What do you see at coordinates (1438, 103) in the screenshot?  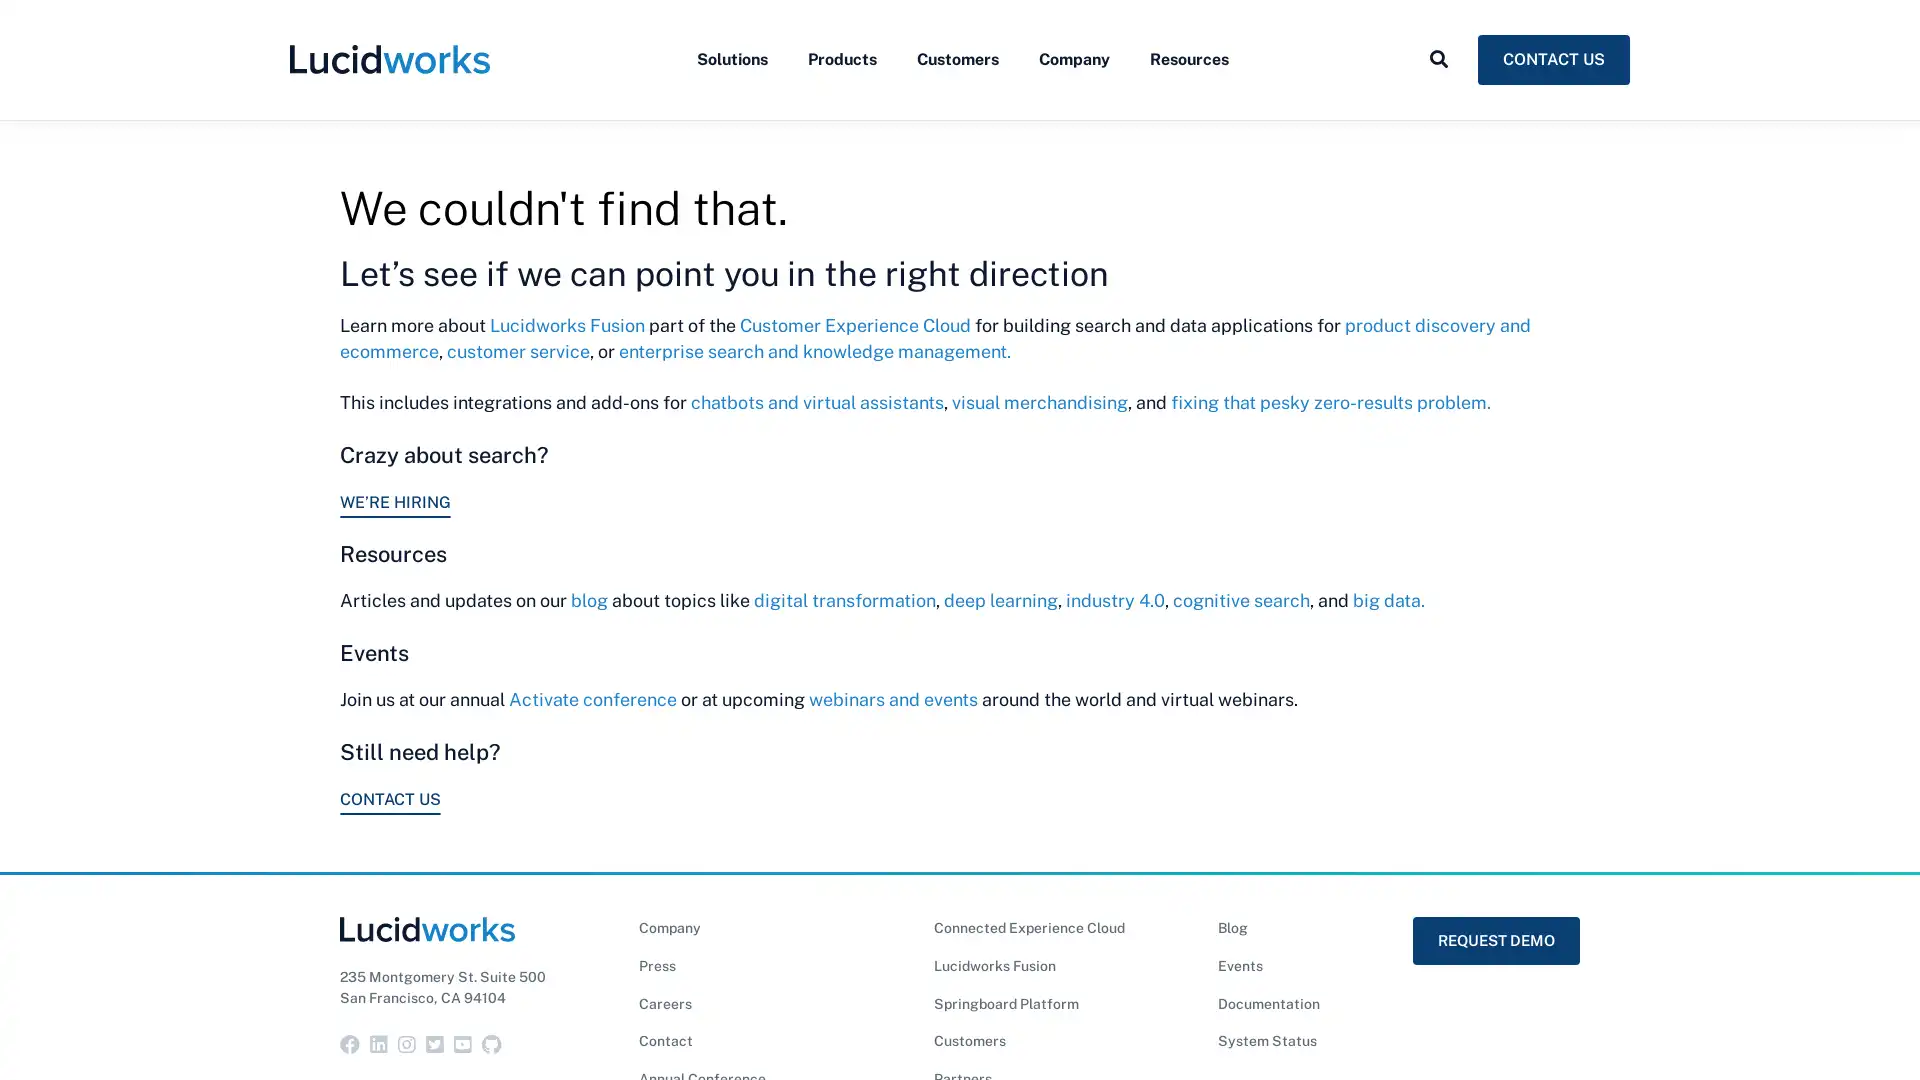 I see `TOGGLE DROPDOWN` at bounding box center [1438, 103].